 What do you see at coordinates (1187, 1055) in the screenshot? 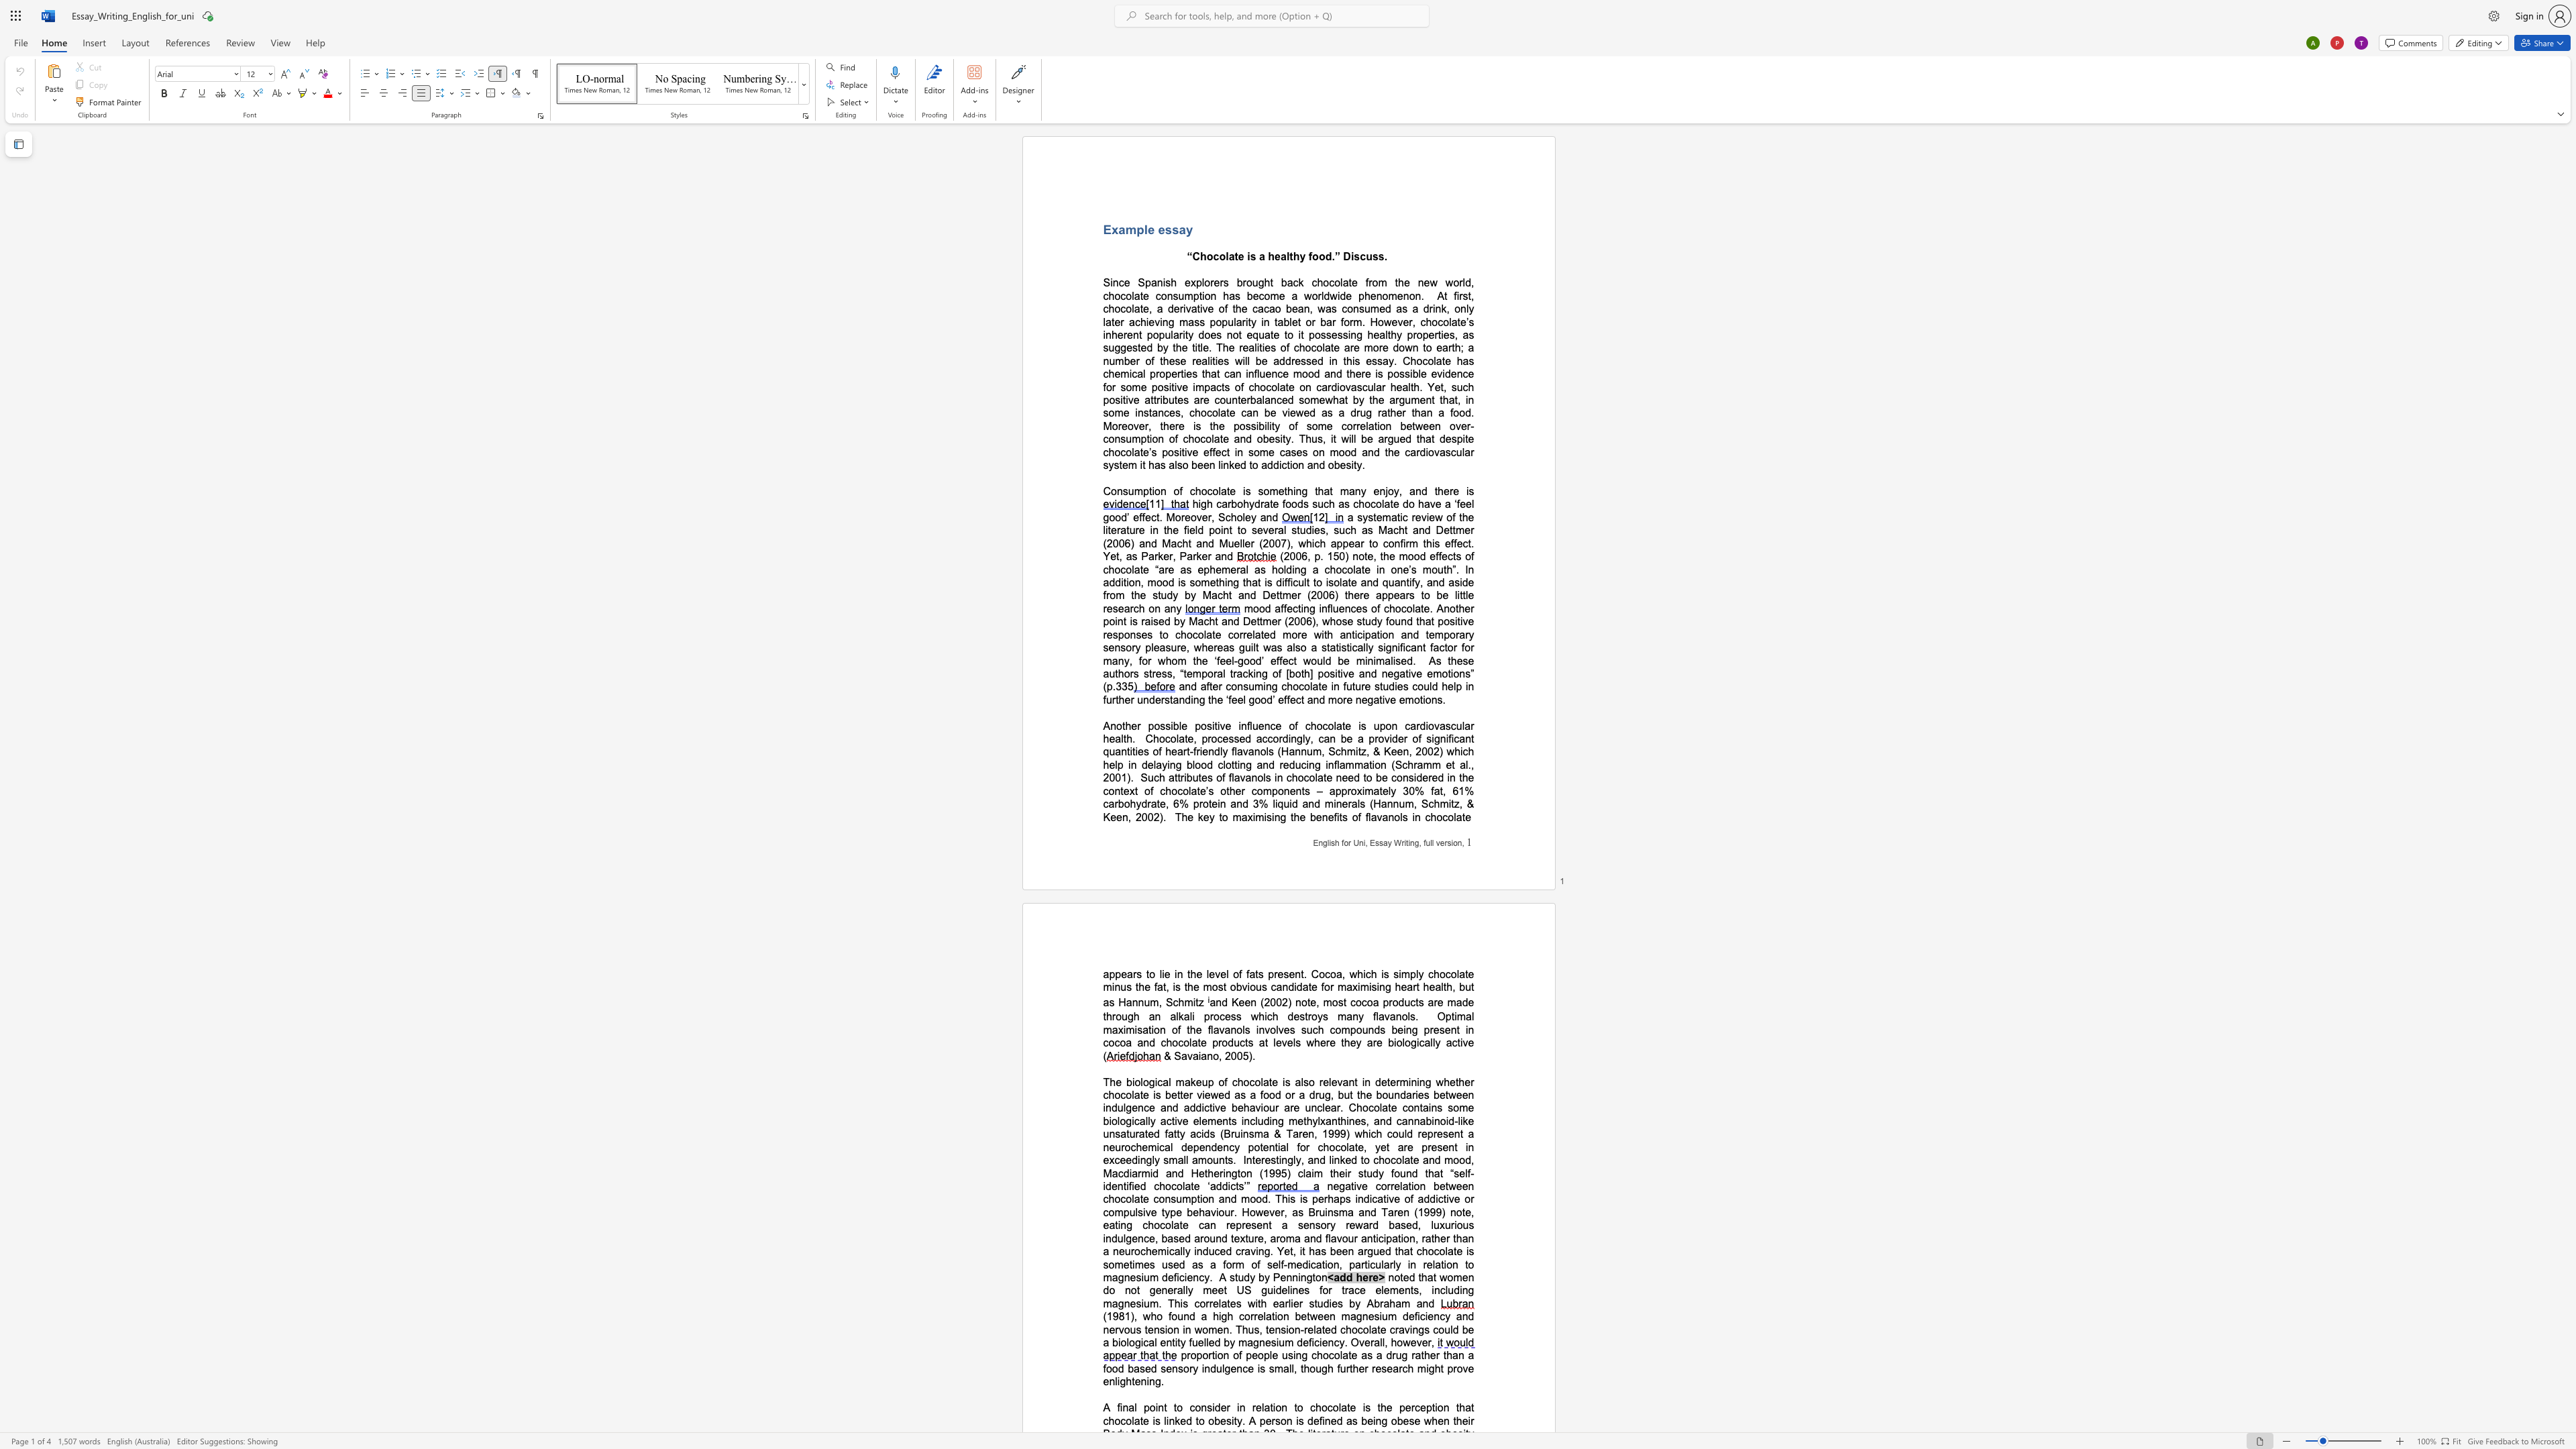
I see `the space between the continuous character "a" and "v" in the text` at bounding box center [1187, 1055].